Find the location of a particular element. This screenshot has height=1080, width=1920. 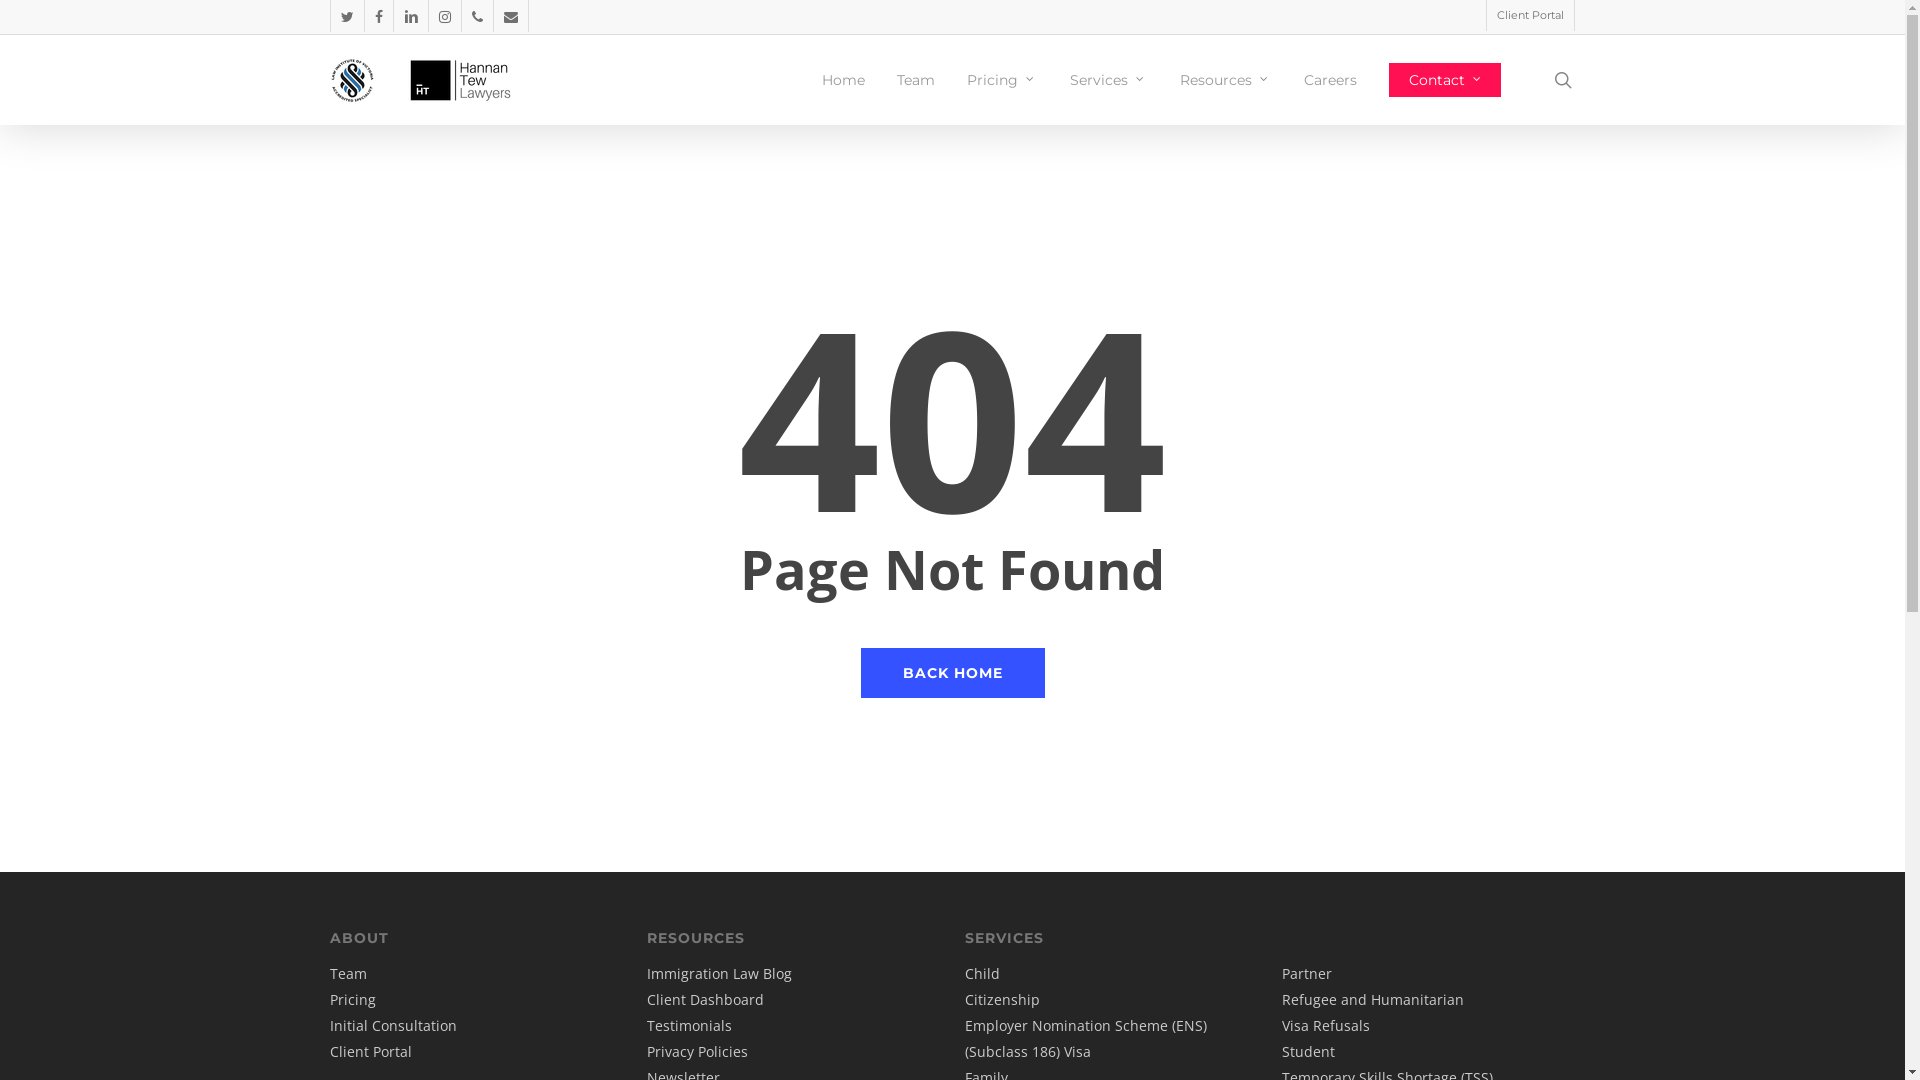

'Phone' is located at coordinates (459, 15).